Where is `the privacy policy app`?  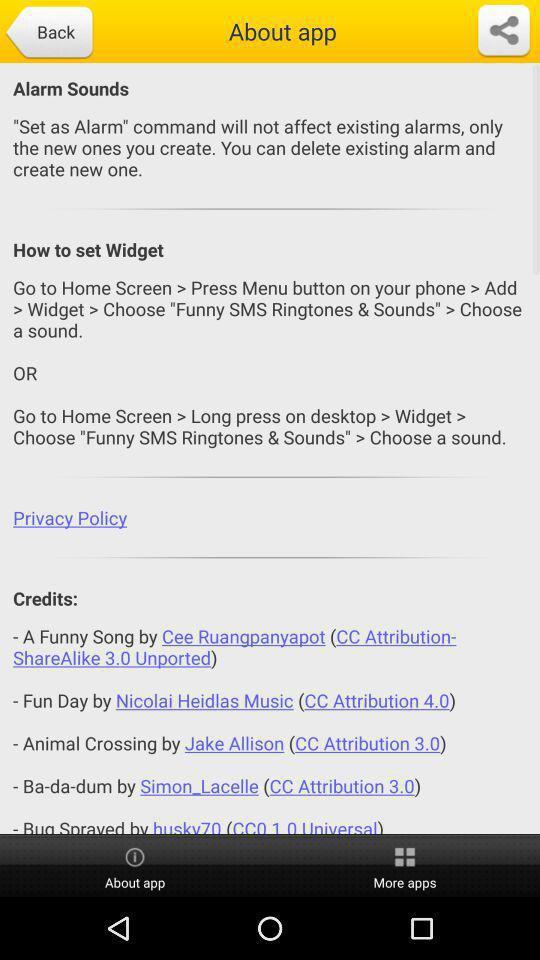 the privacy policy app is located at coordinates (270, 516).